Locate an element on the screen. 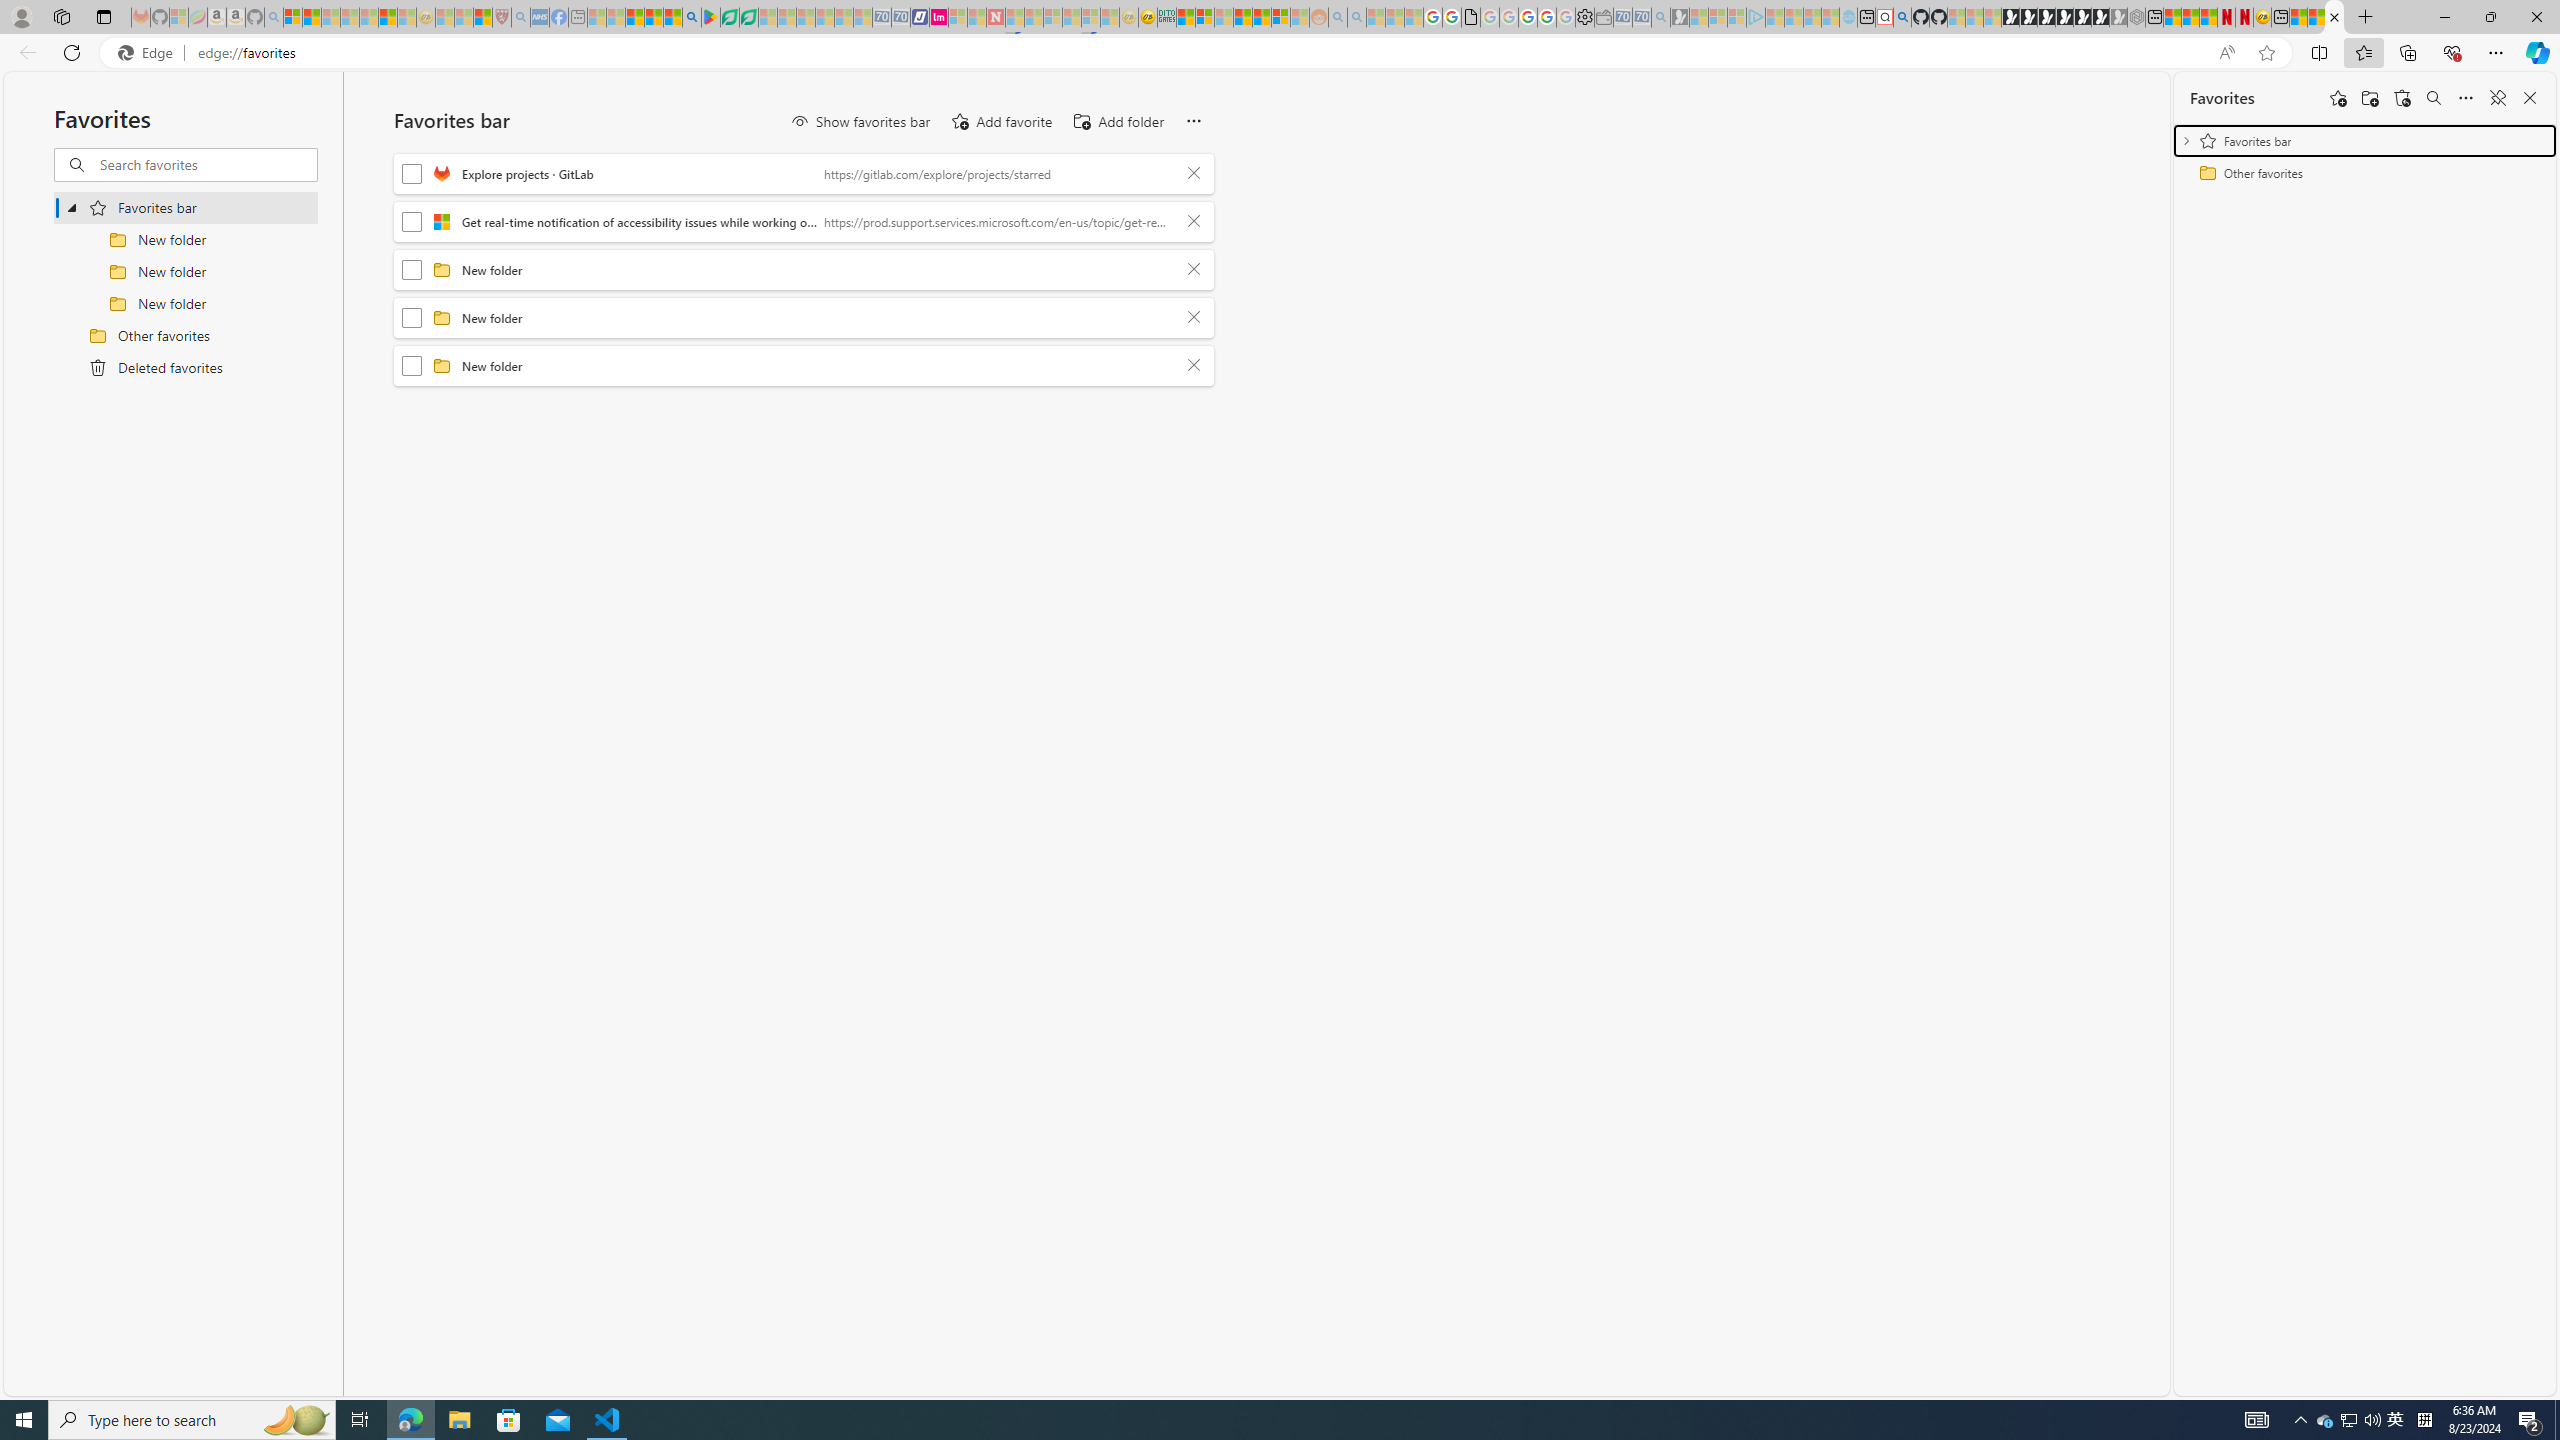 The height and width of the screenshot is (1440, 2560). 'Wildlife - MSN' is located at coordinates (2298, 16).